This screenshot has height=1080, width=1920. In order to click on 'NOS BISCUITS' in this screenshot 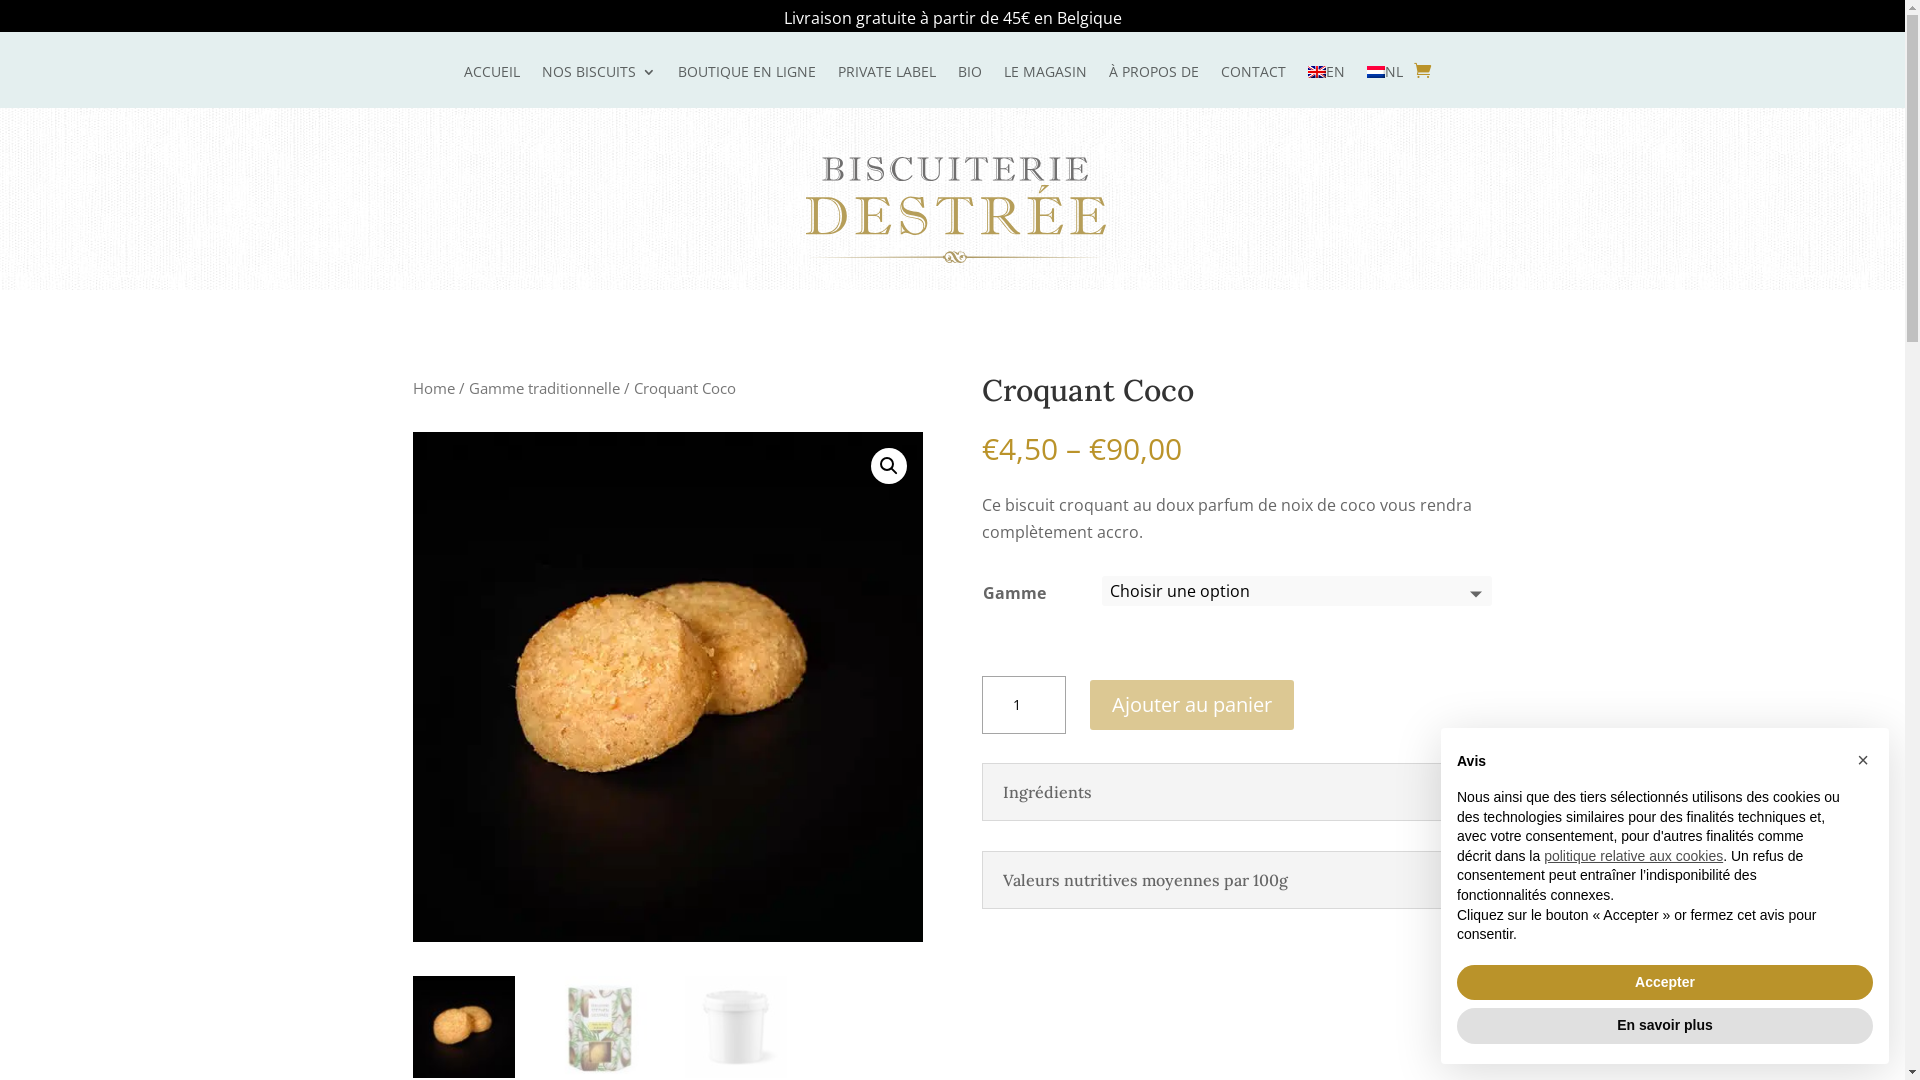, I will do `click(542, 85)`.